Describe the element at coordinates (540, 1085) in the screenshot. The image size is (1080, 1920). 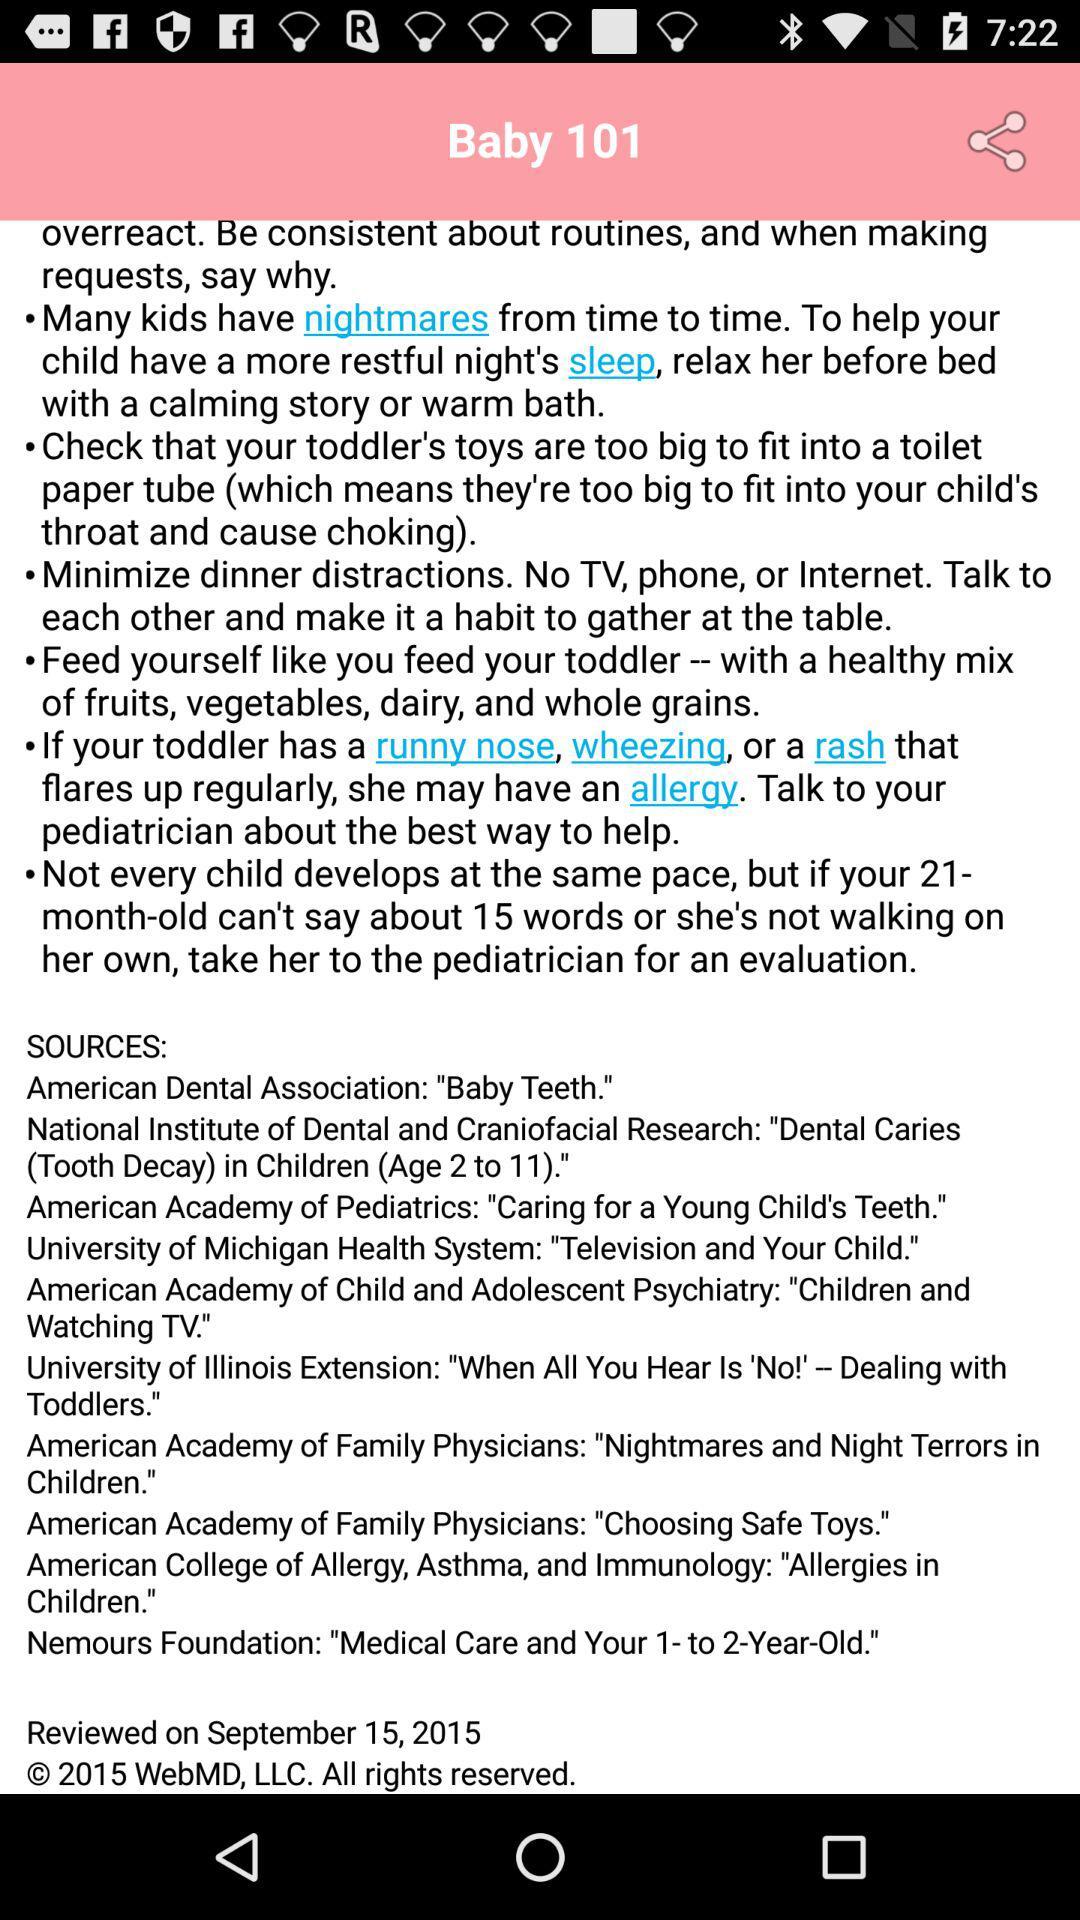
I see `icon above national institute of` at that location.